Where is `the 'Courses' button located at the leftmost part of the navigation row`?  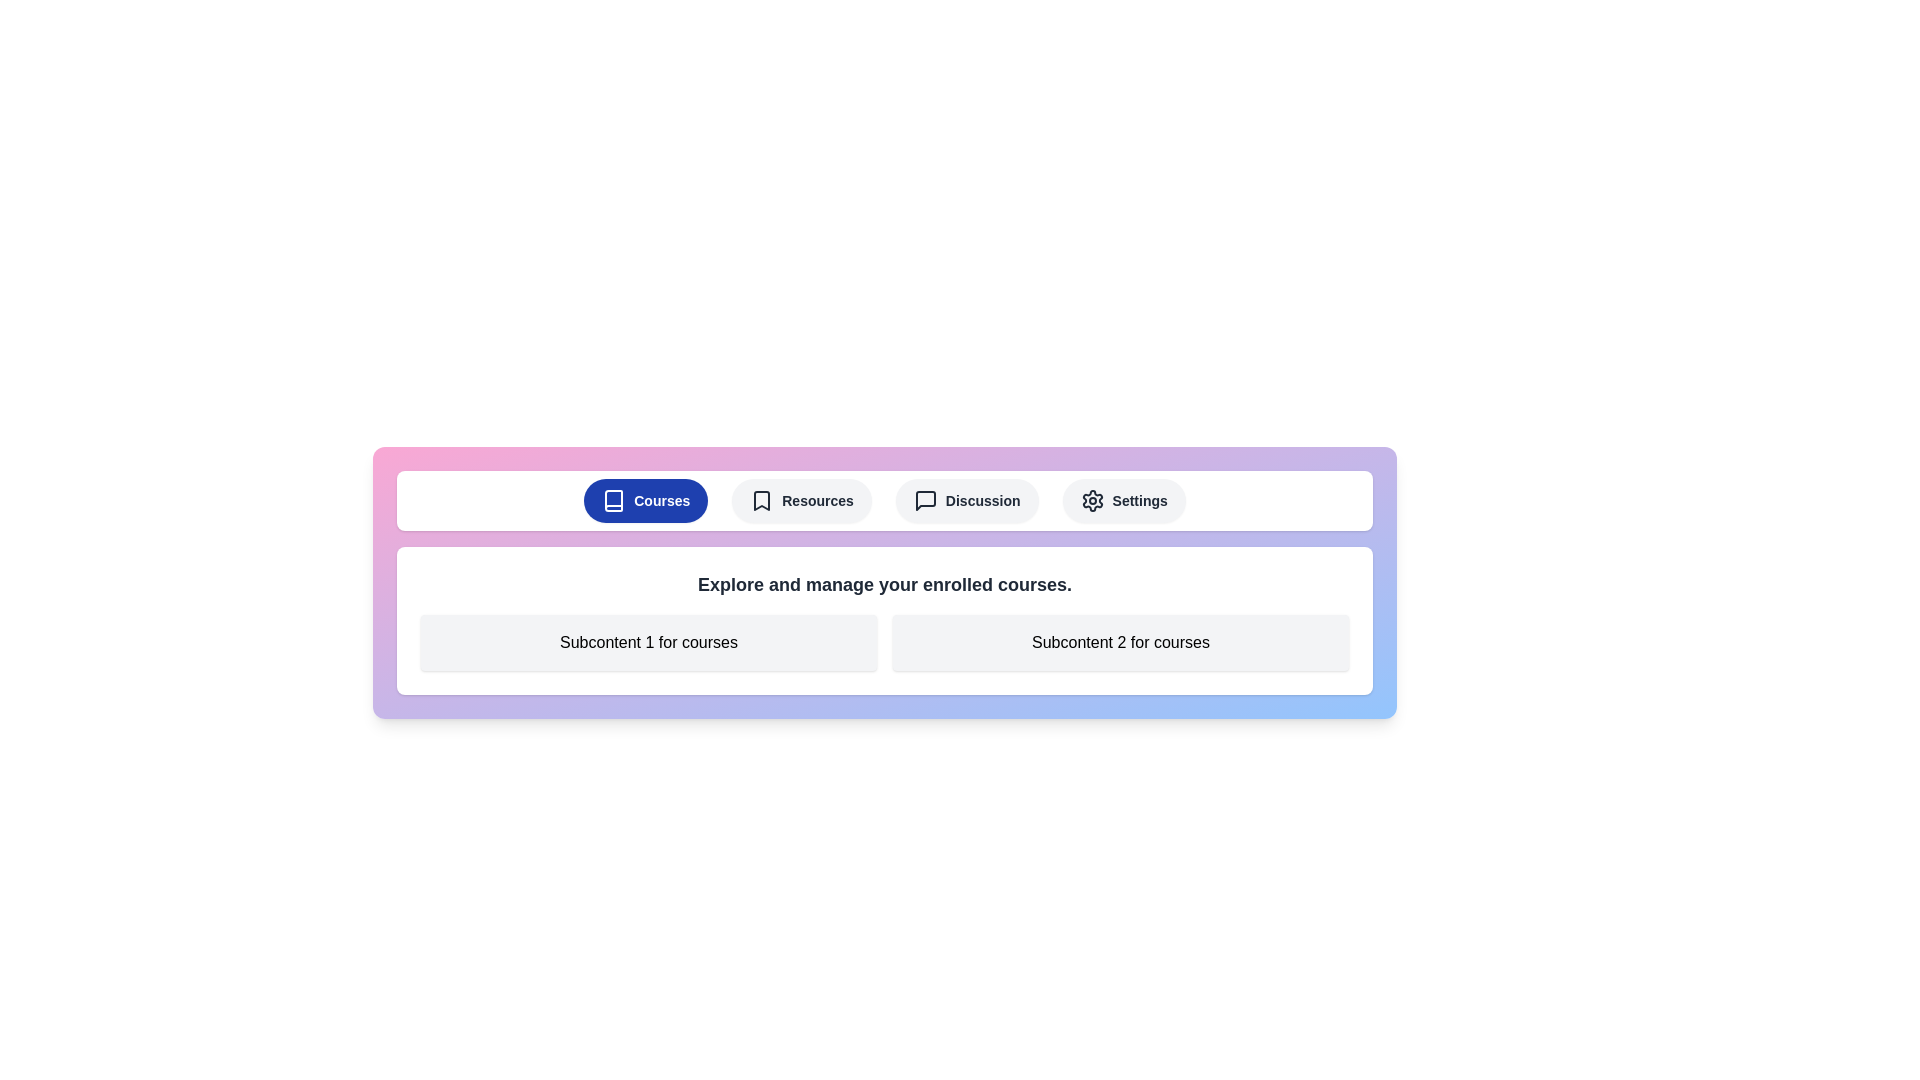 the 'Courses' button located at the leftmost part of the navigation row is located at coordinates (613, 500).